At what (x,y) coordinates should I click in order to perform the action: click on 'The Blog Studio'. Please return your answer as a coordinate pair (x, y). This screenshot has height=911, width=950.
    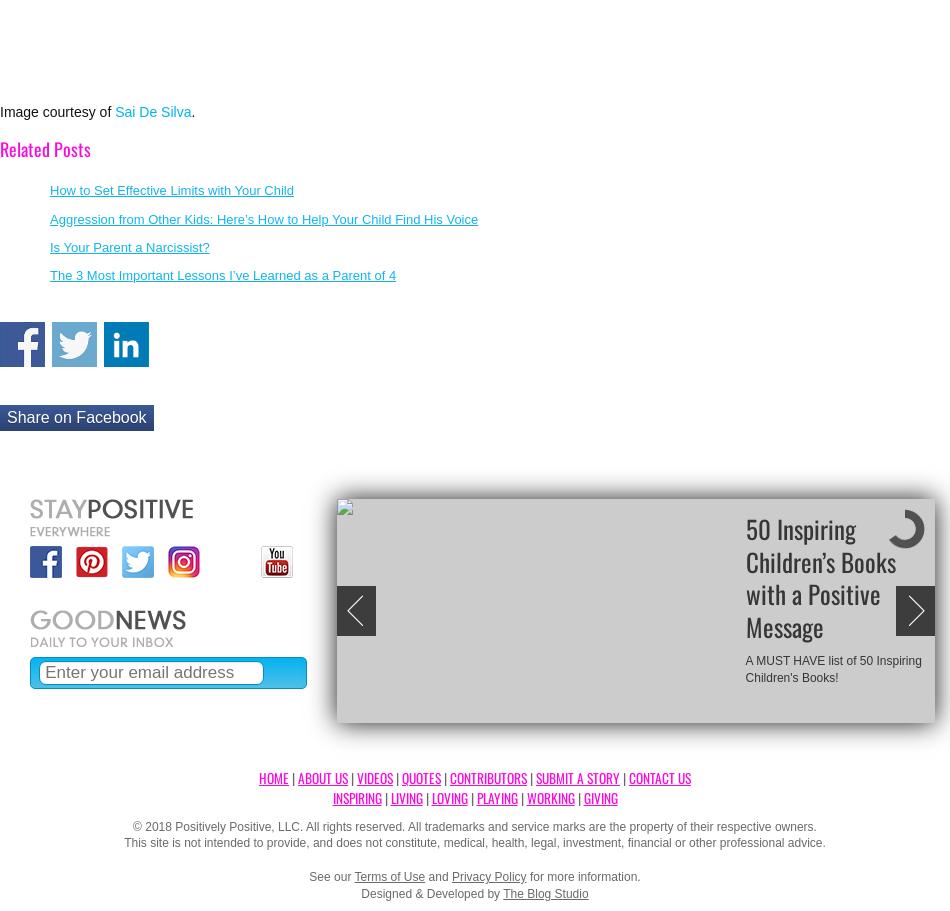
    Looking at the image, I should click on (545, 891).